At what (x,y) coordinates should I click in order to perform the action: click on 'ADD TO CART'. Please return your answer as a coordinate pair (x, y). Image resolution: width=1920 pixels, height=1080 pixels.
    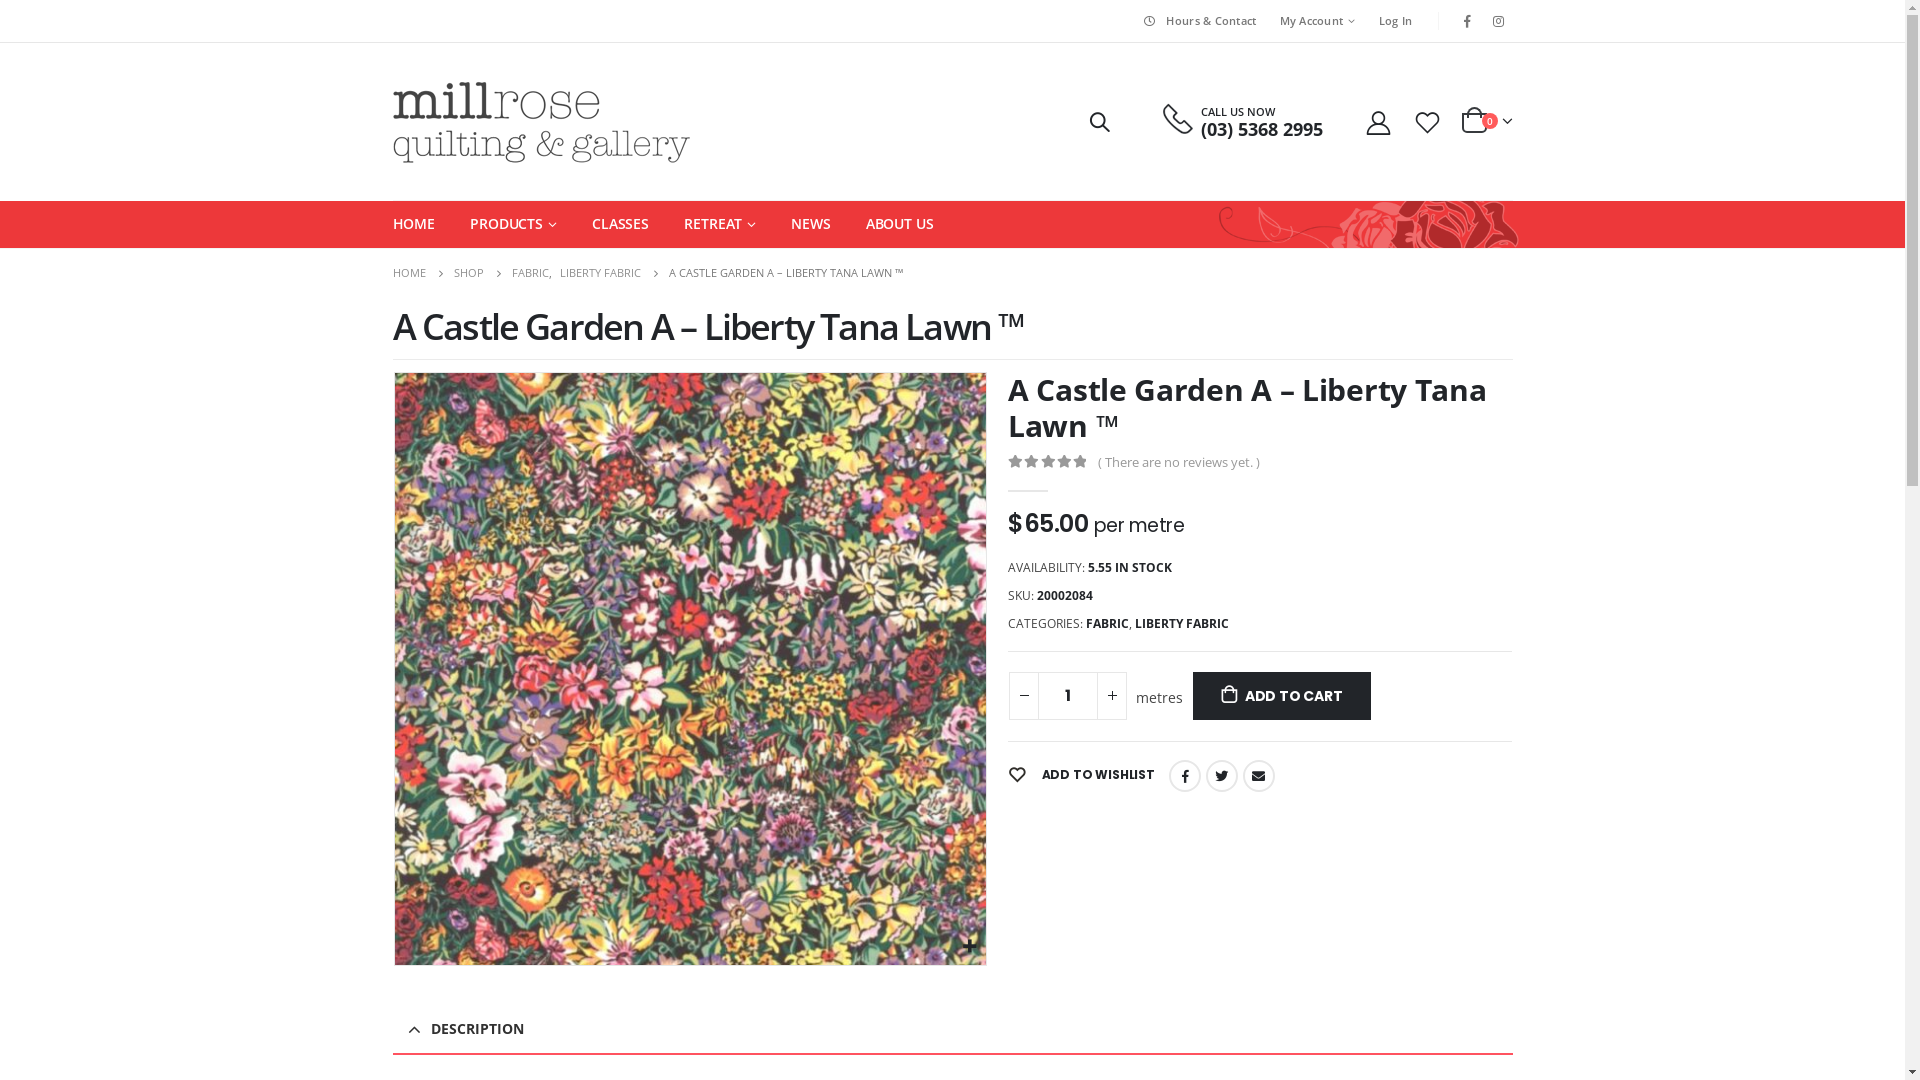
    Looking at the image, I should click on (1193, 694).